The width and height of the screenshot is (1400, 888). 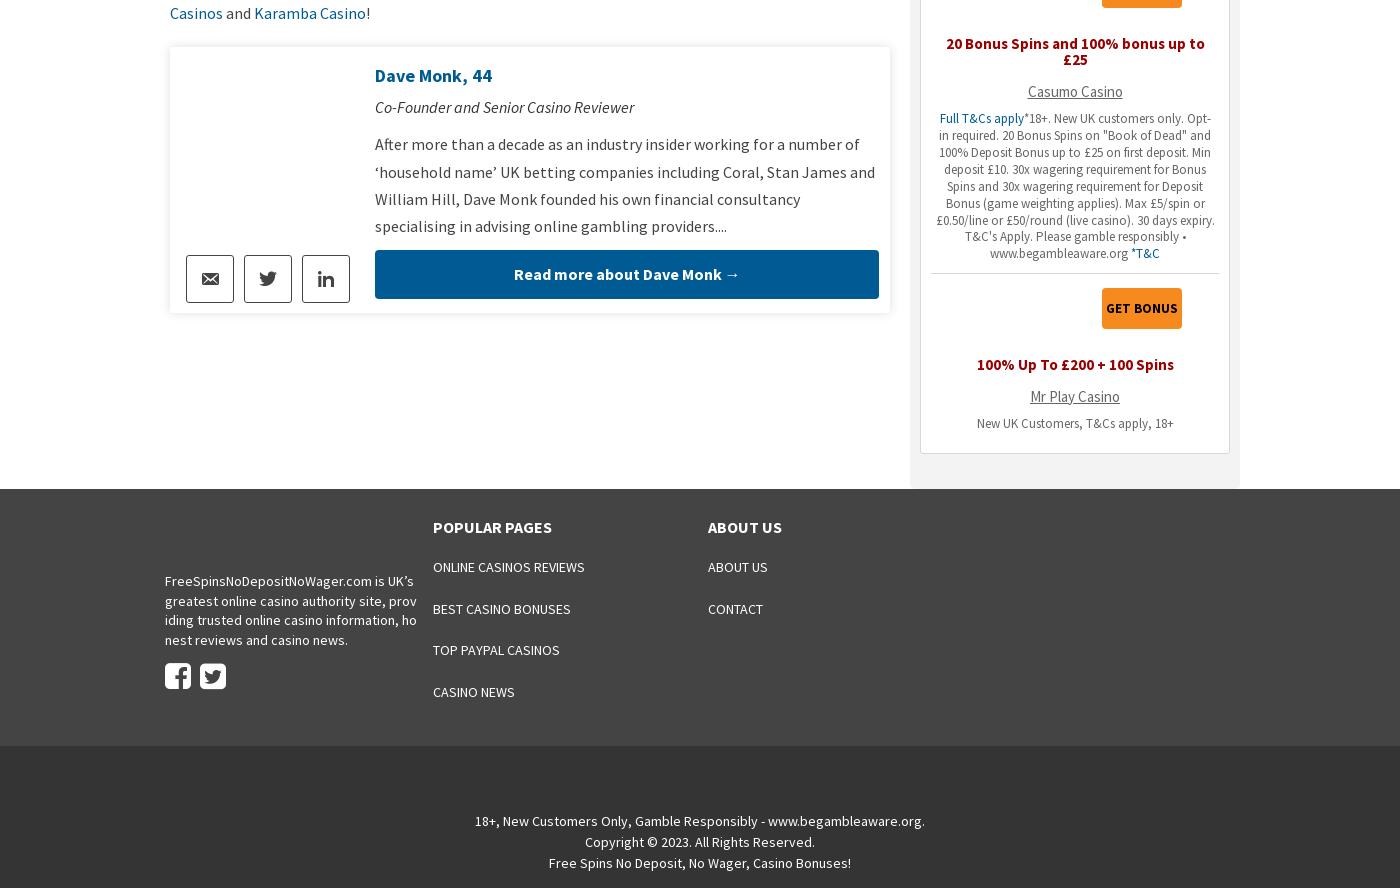 What do you see at coordinates (1141, 307) in the screenshot?
I see `'Get Bonus'` at bounding box center [1141, 307].